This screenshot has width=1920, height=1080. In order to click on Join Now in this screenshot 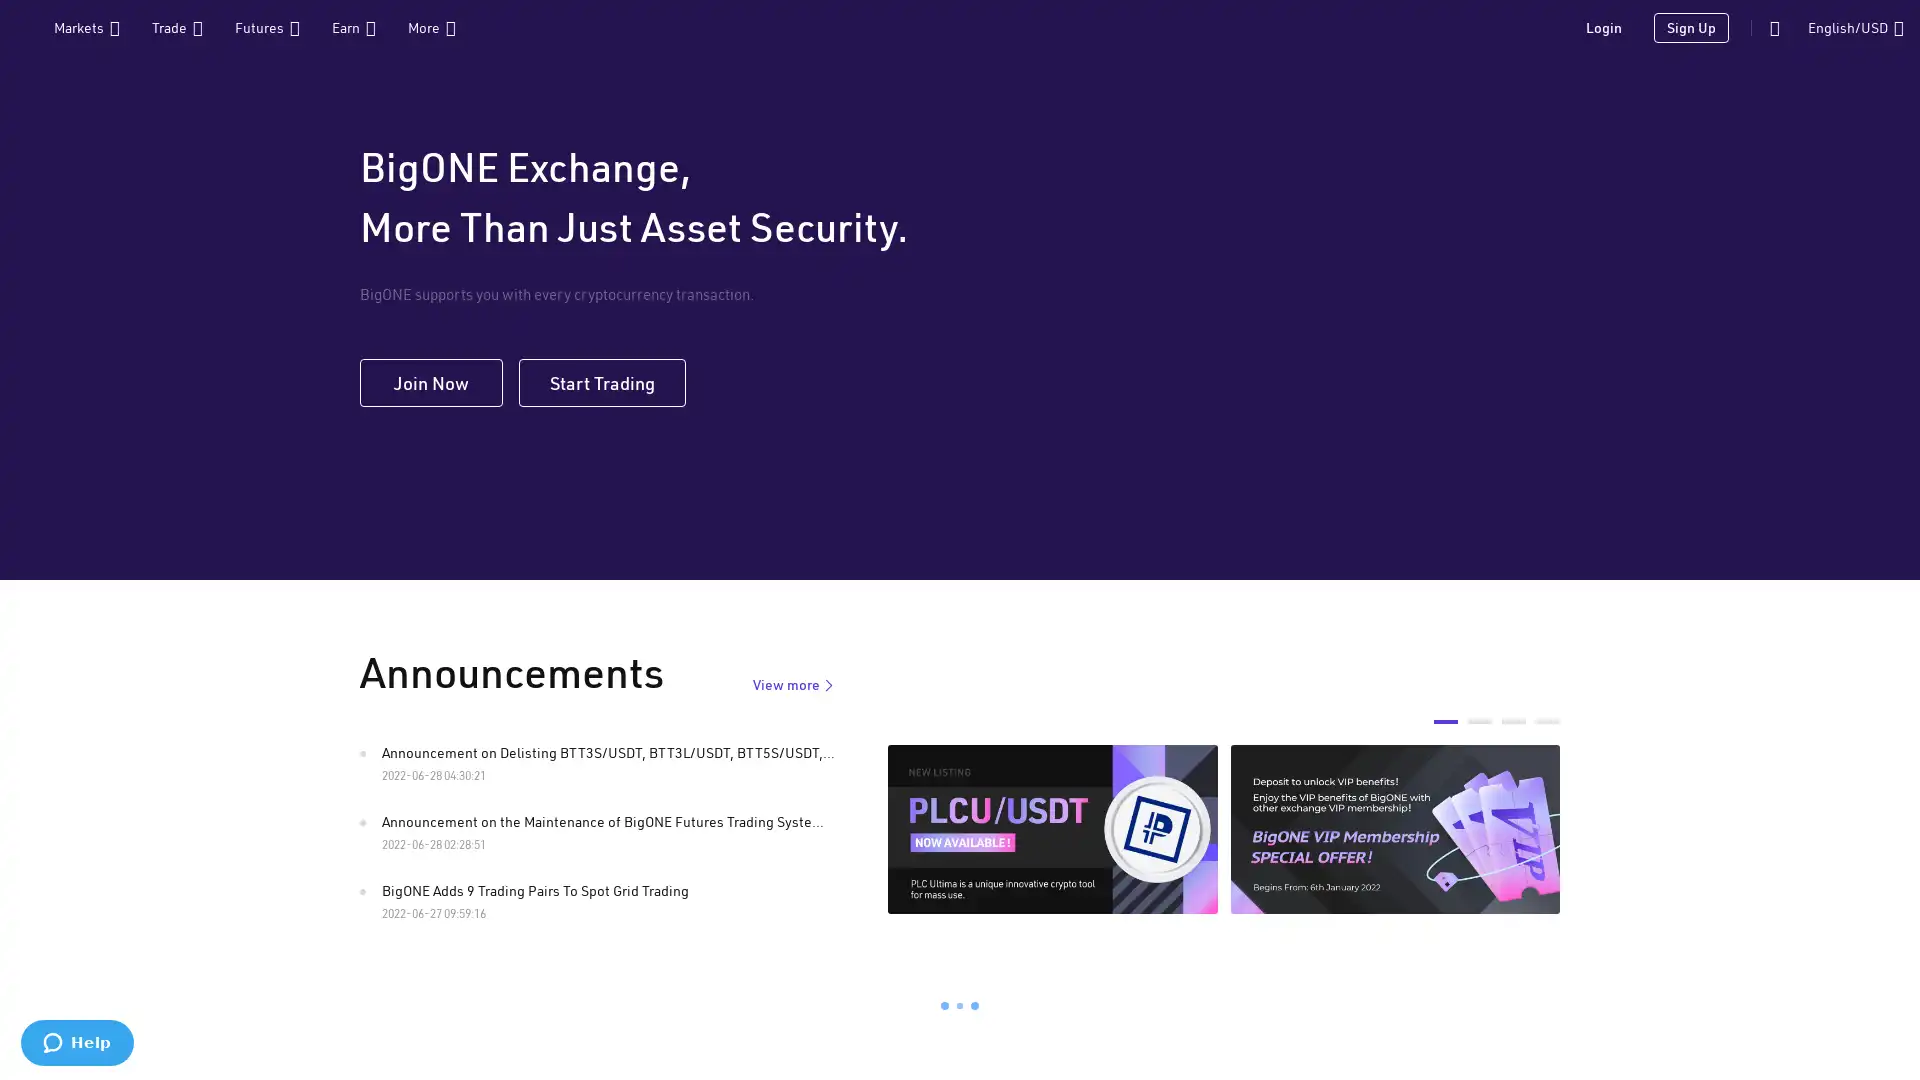, I will do `click(430, 382)`.